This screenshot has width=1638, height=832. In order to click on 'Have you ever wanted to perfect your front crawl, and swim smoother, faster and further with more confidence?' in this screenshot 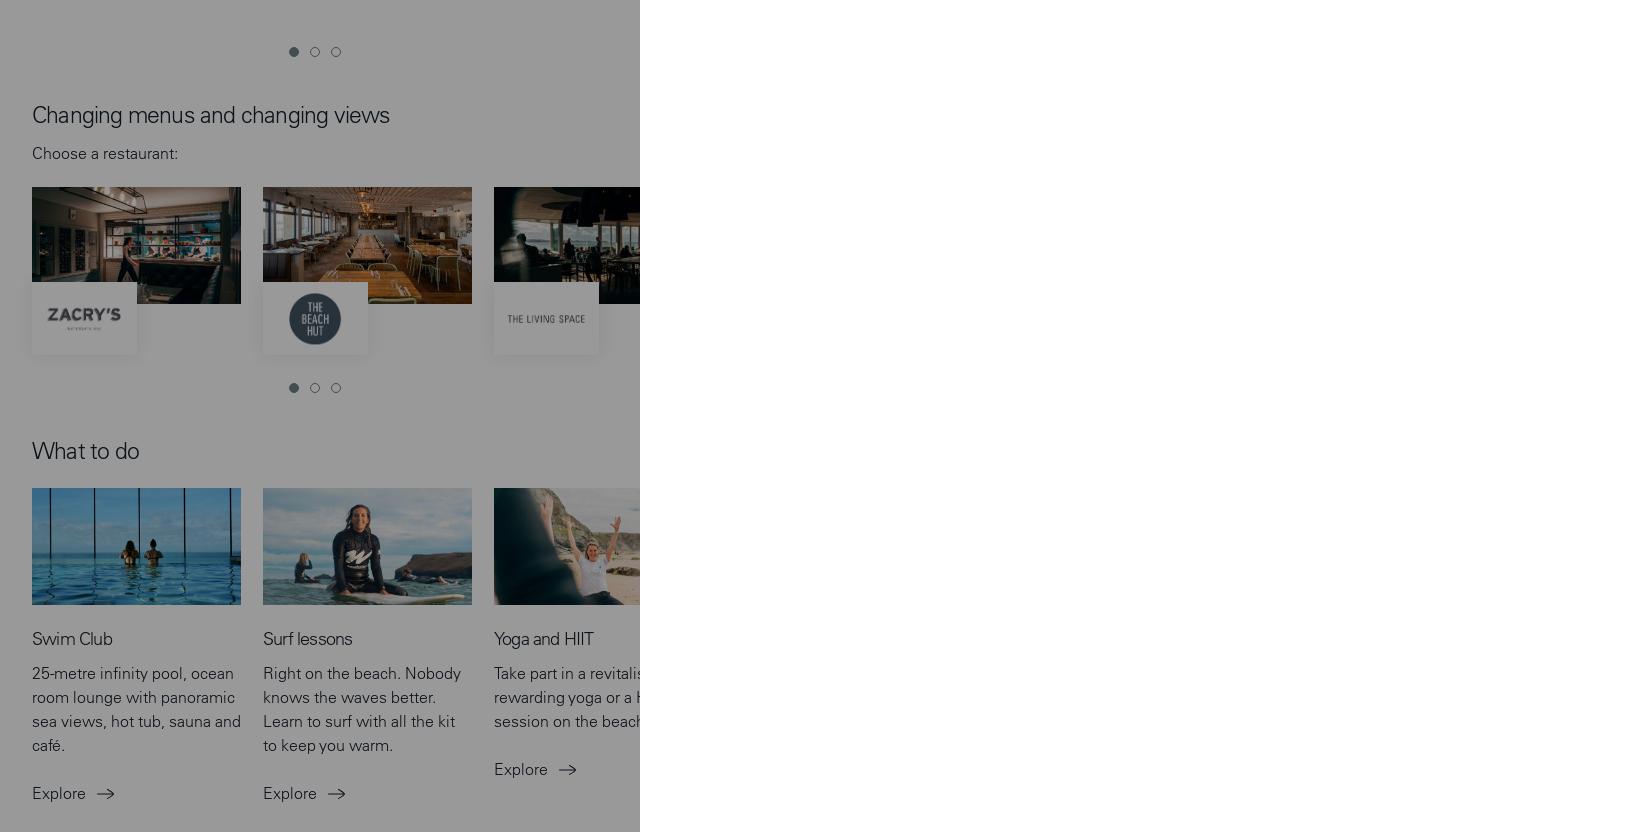, I will do `click(821, 273)`.